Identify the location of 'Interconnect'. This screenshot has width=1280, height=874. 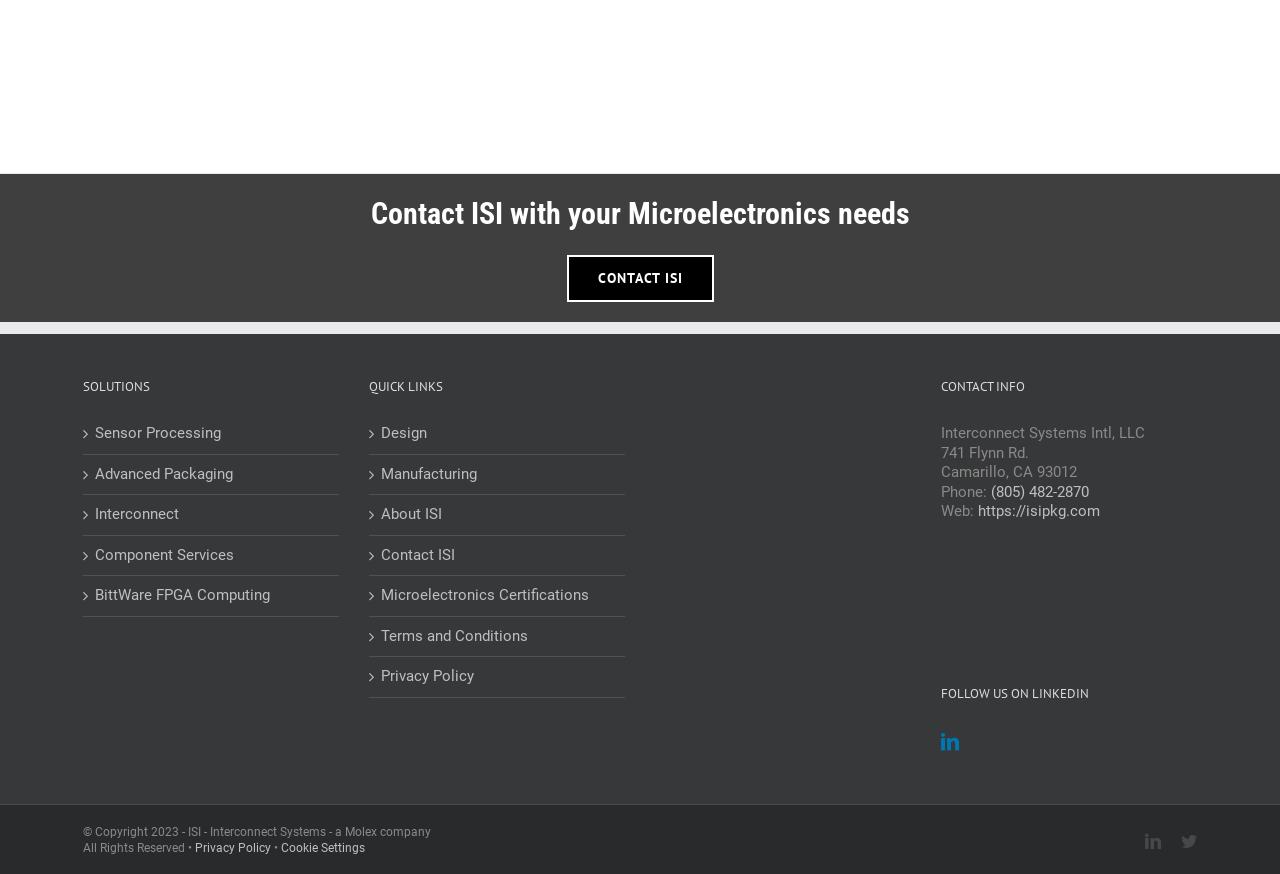
(93, 513).